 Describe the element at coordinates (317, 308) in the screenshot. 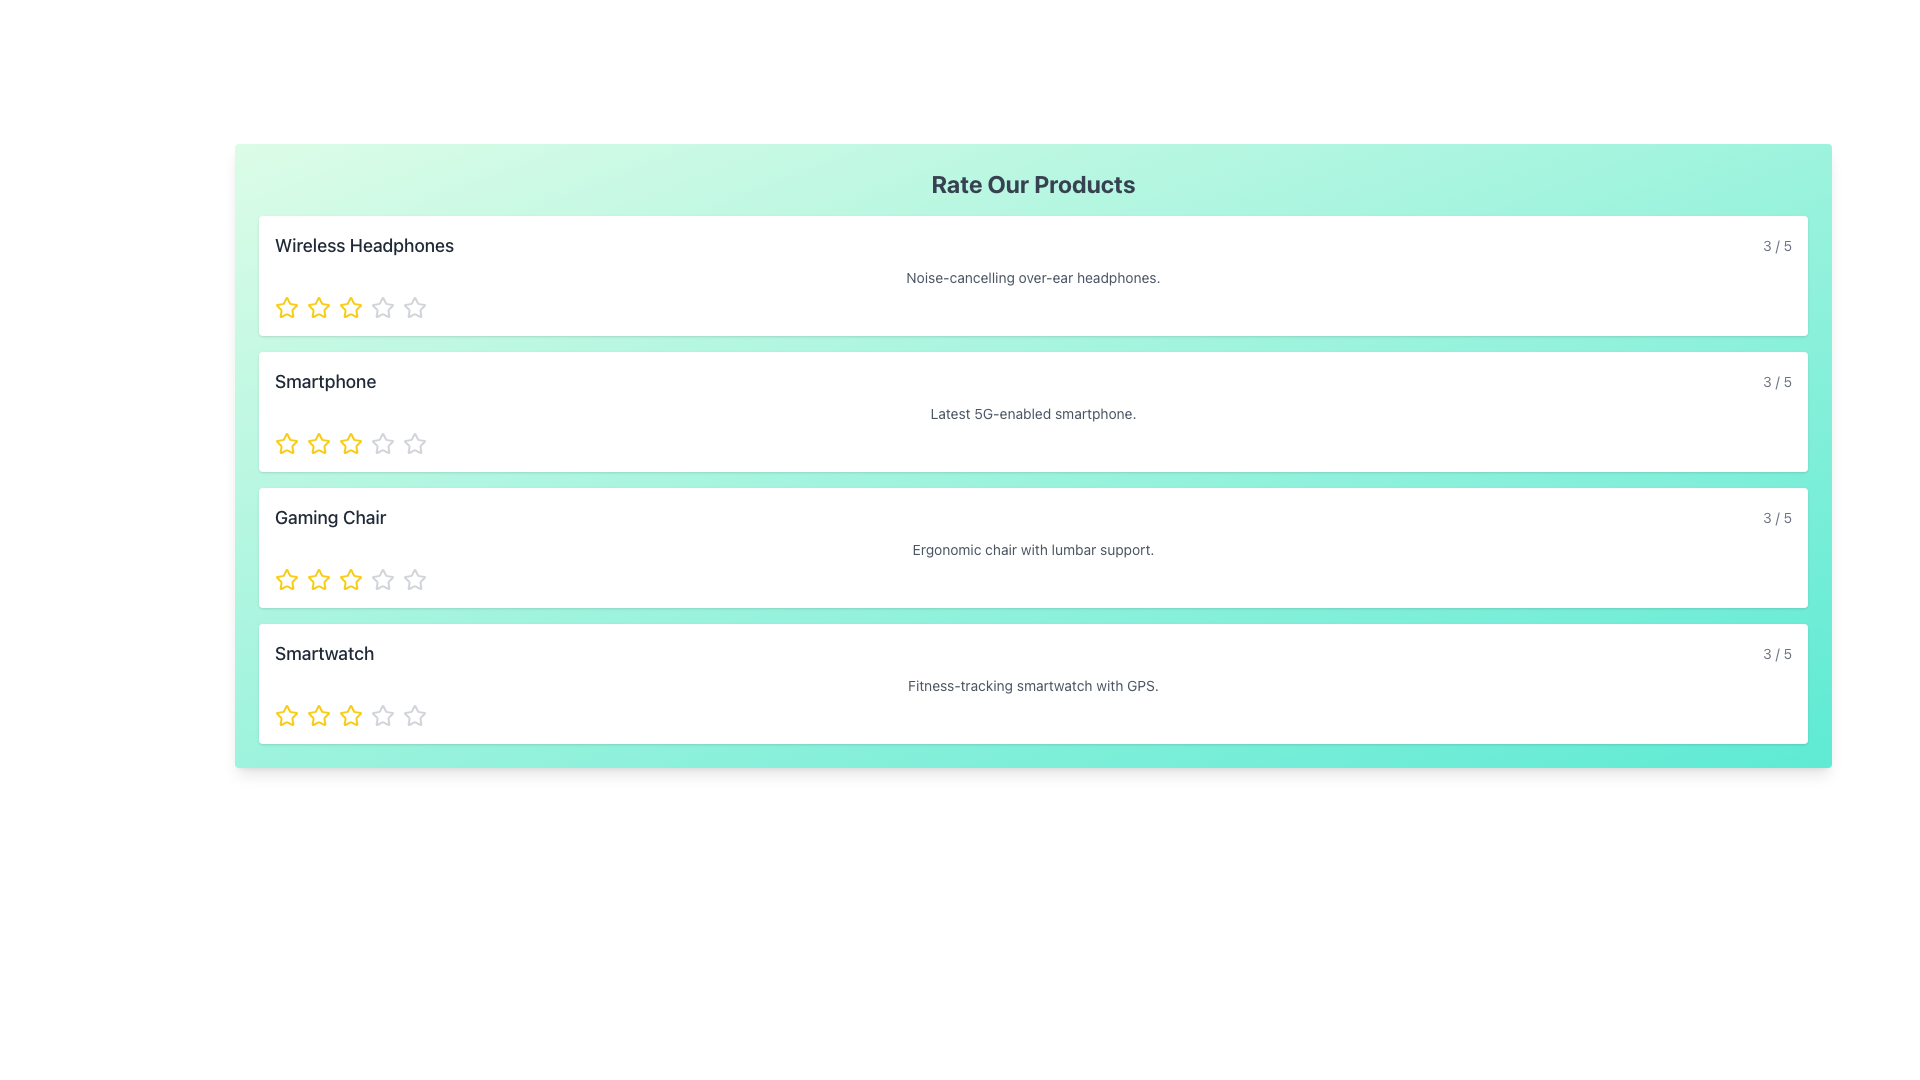

I see `the second star` at that location.